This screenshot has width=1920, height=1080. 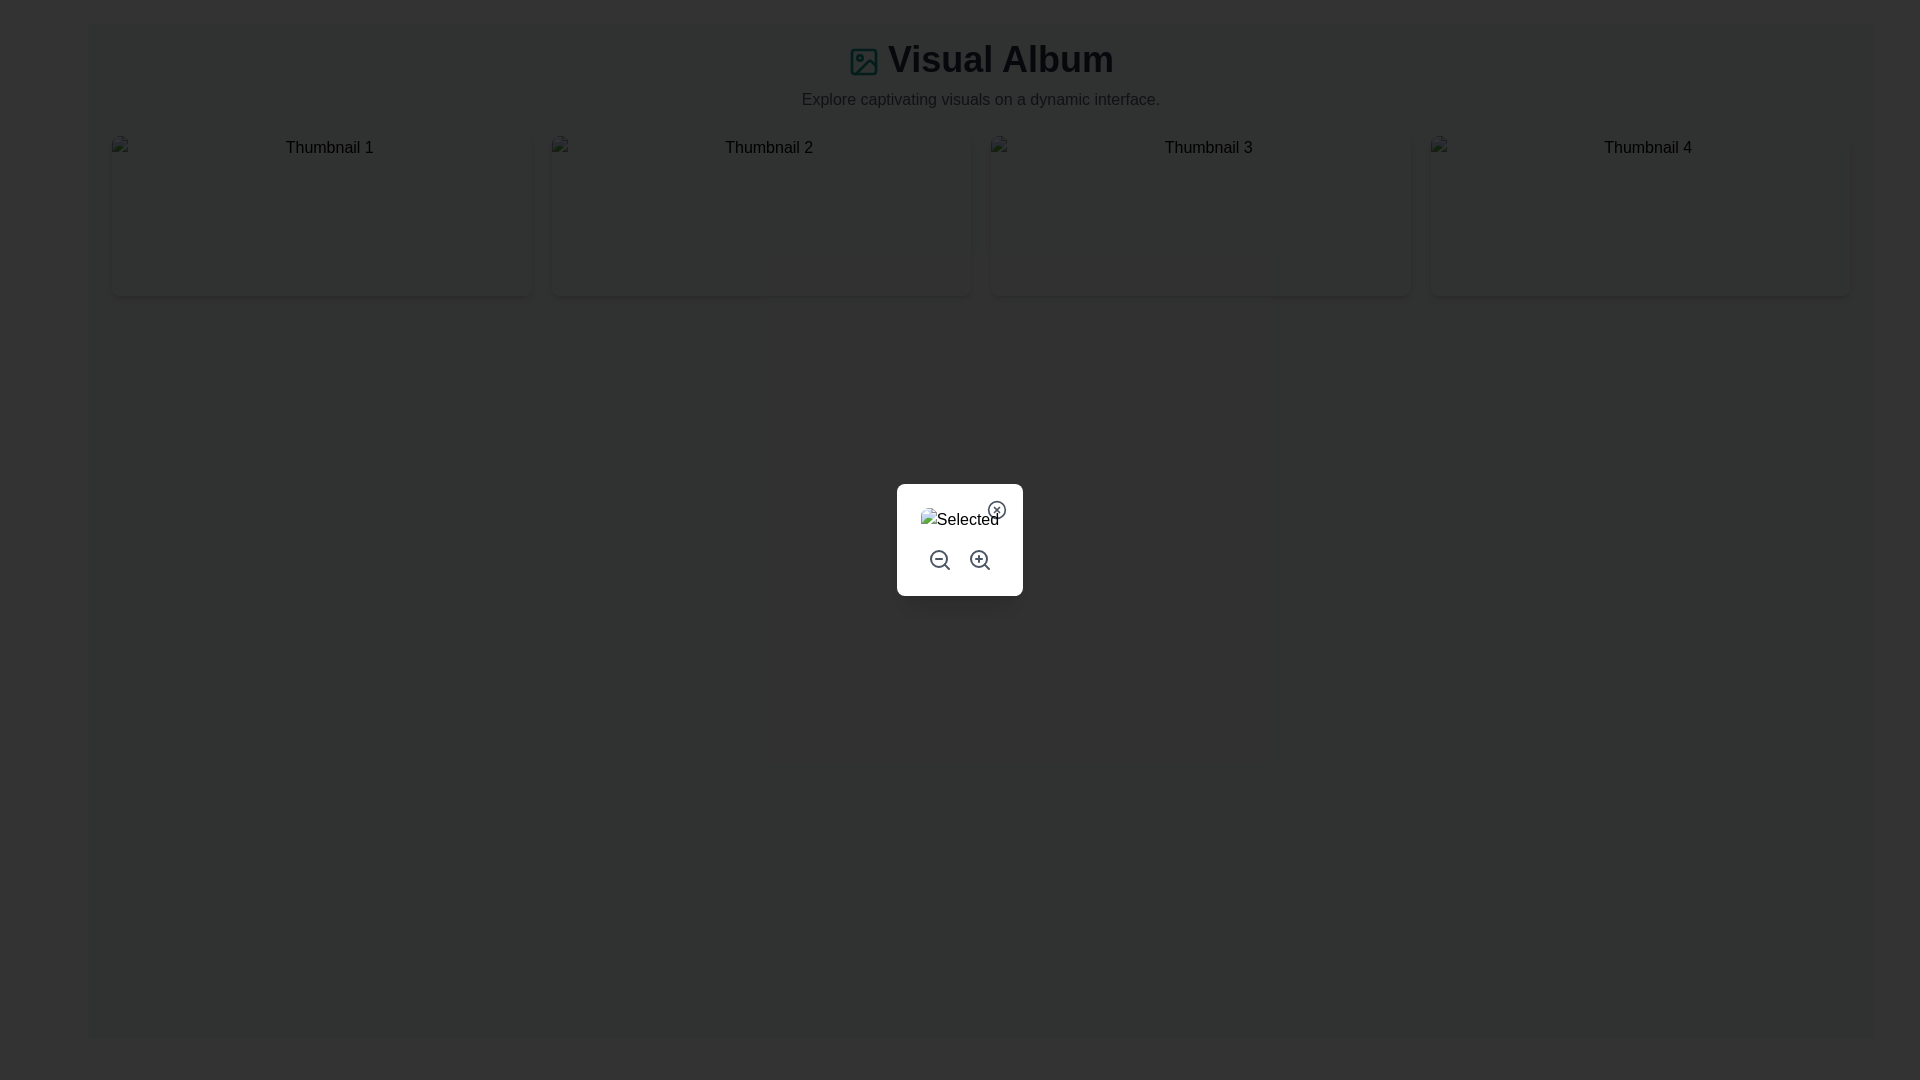 I want to click on the static text header displaying 'Visual Album', which is prominently positioned at the top of the interface, so click(x=980, y=59).